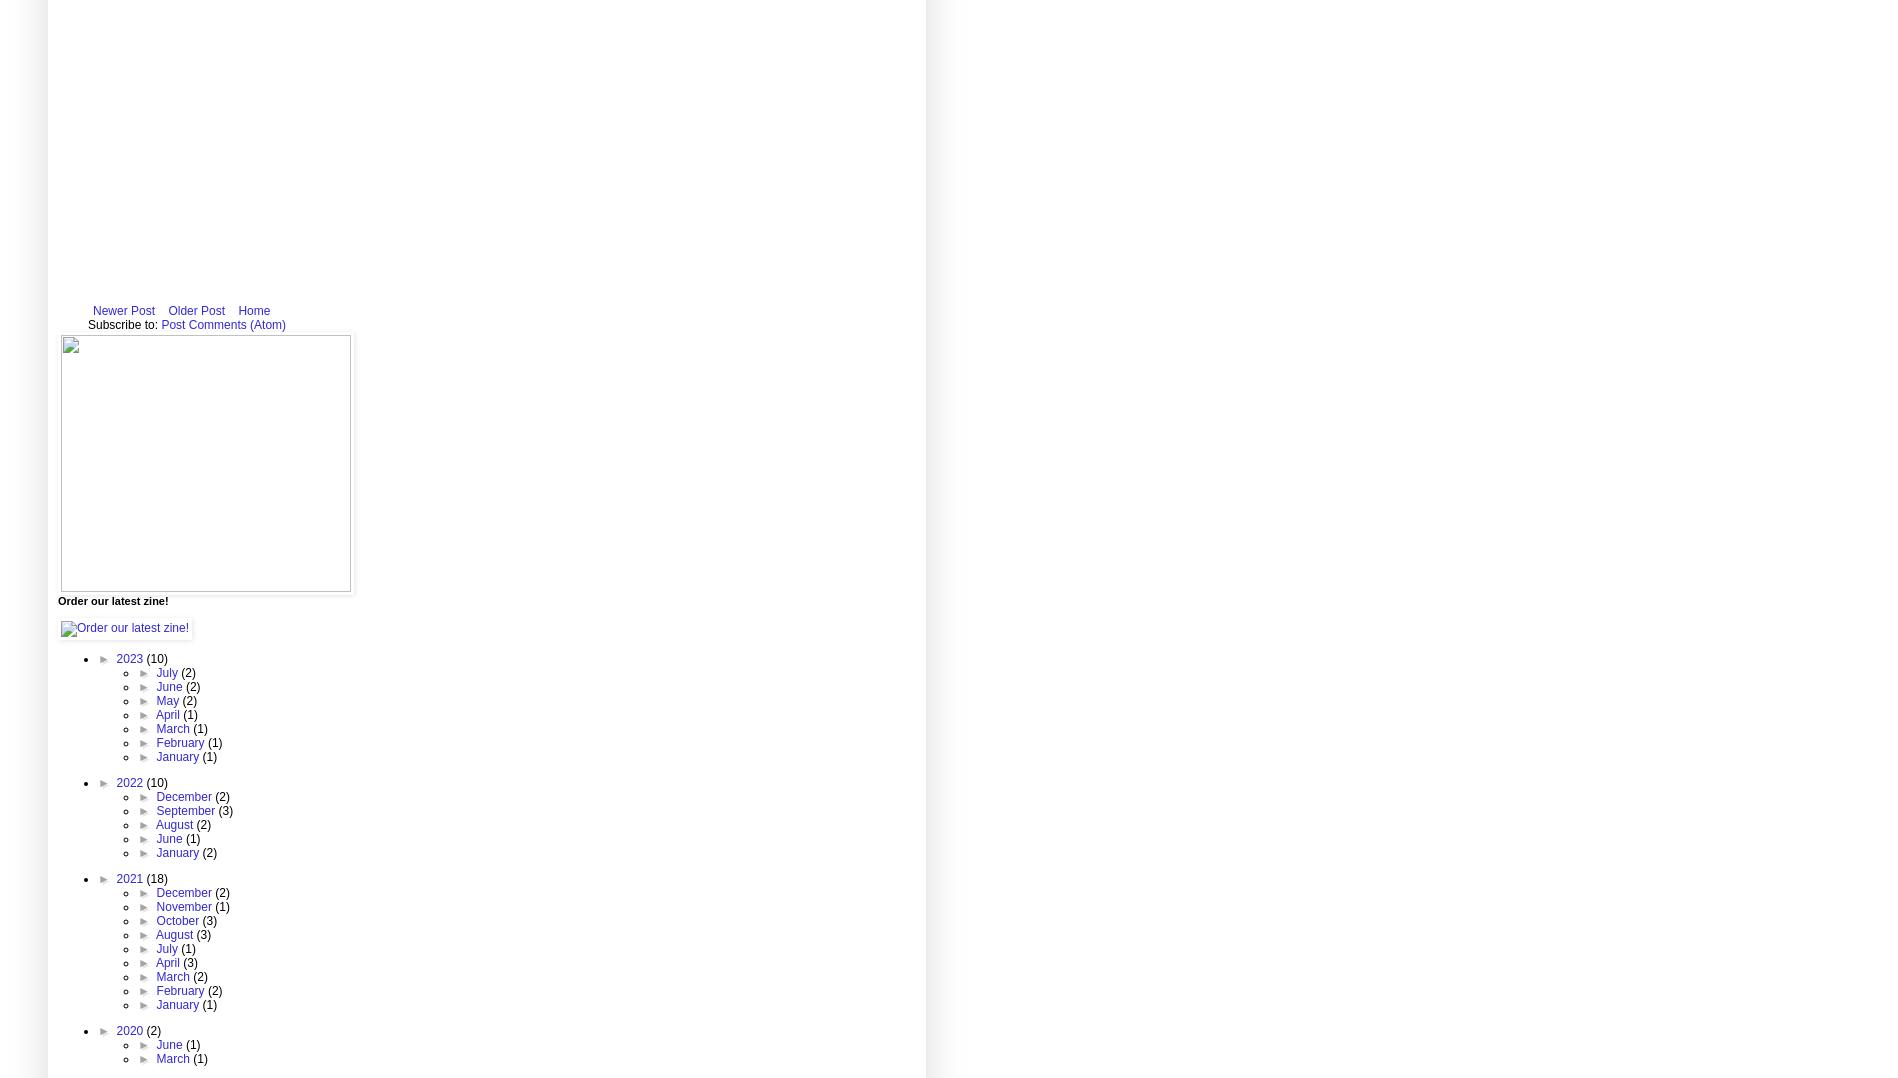 This screenshot has width=1898, height=1078. Describe the element at coordinates (222, 324) in the screenshot. I see `'Post Comments (Atom)'` at that location.